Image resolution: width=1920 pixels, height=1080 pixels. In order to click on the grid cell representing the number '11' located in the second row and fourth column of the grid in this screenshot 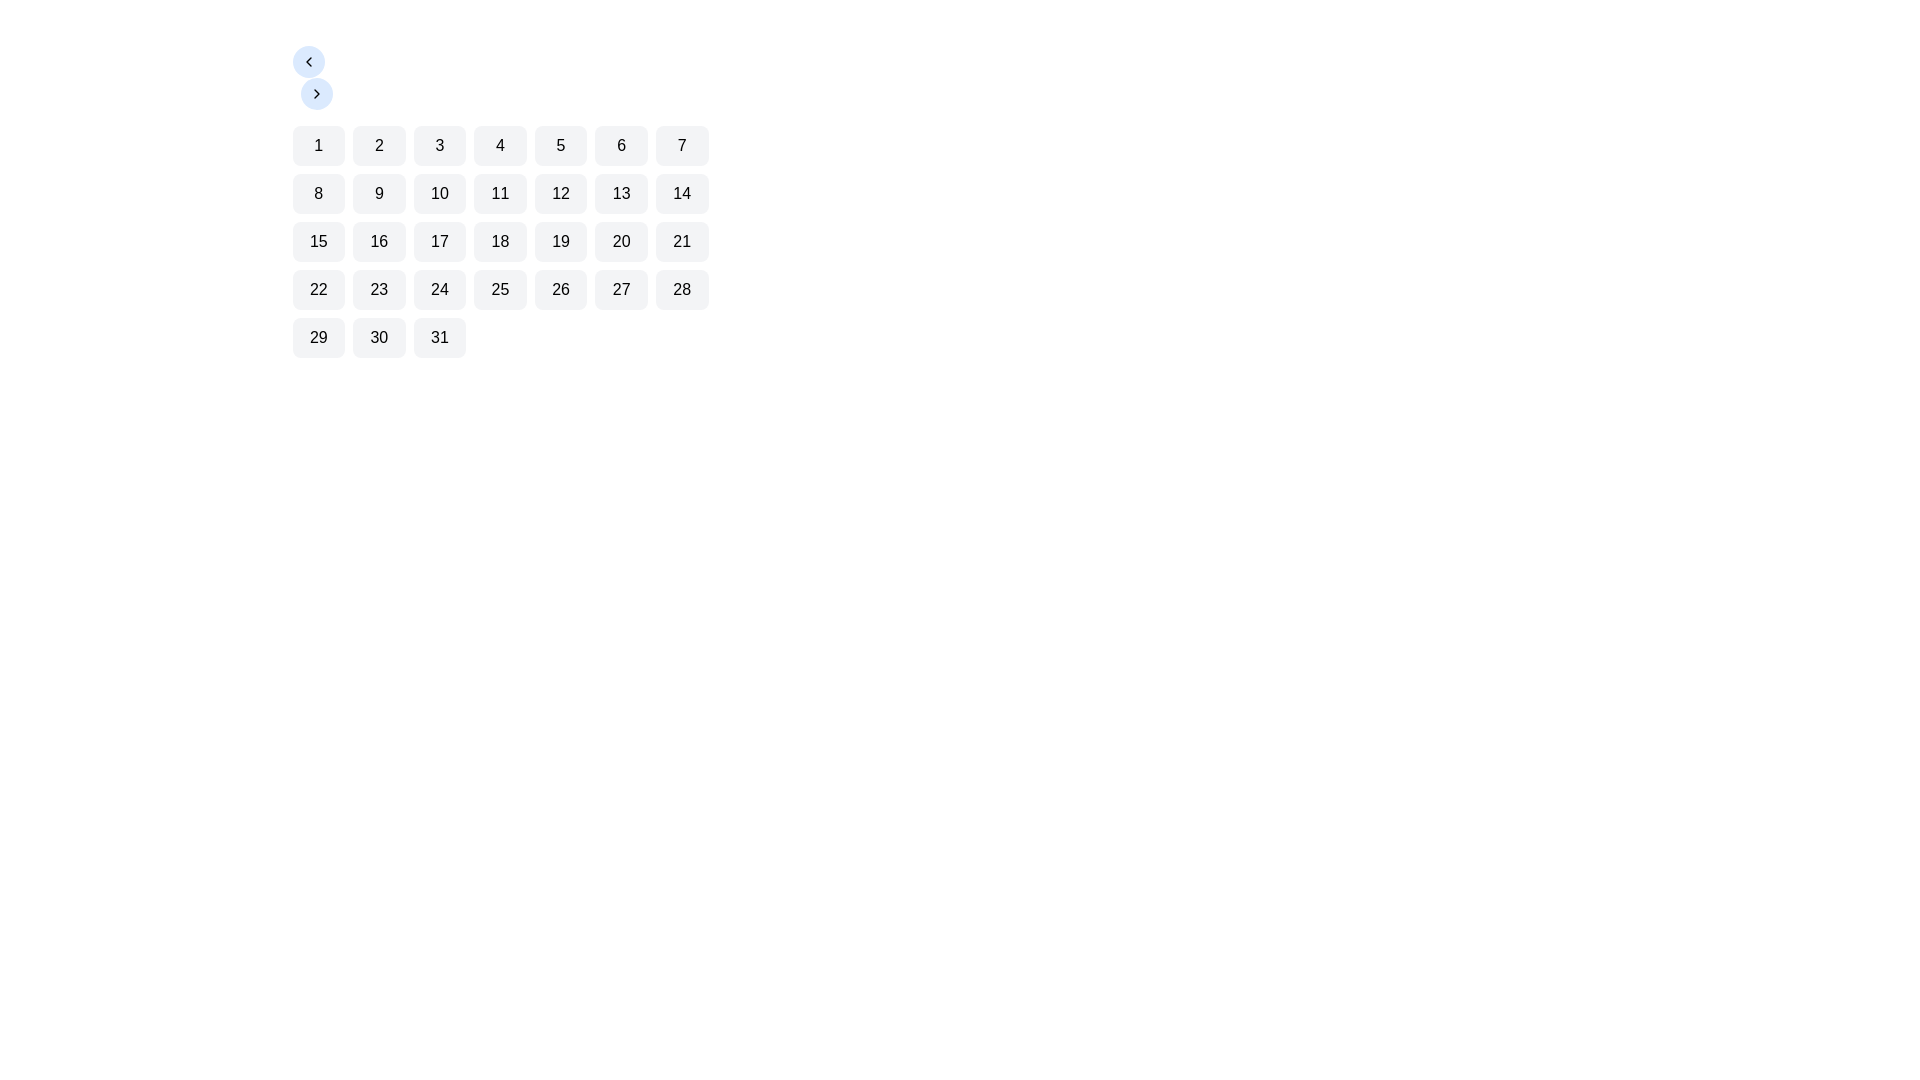, I will do `click(500, 193)`.